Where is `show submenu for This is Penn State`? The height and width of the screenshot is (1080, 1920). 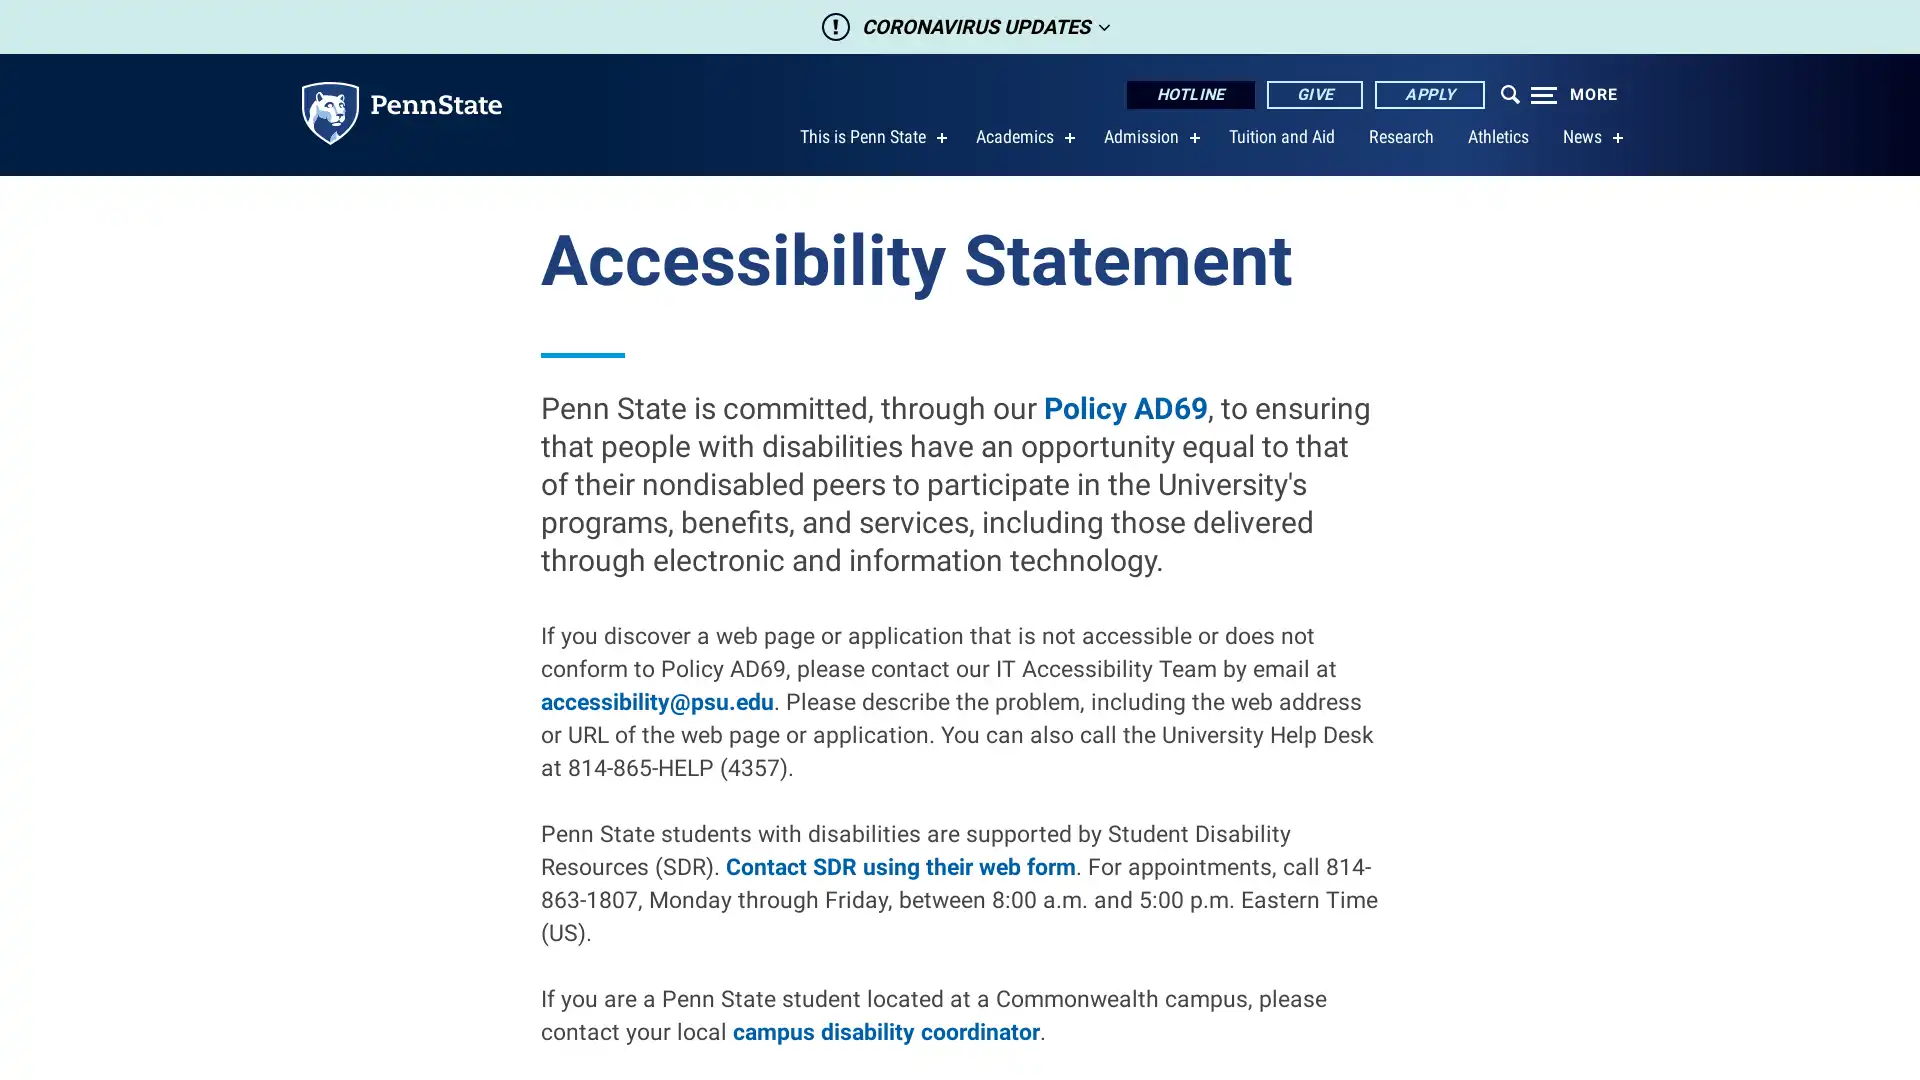 show submenu for This is Penn State is located at coordinates (933, 137).